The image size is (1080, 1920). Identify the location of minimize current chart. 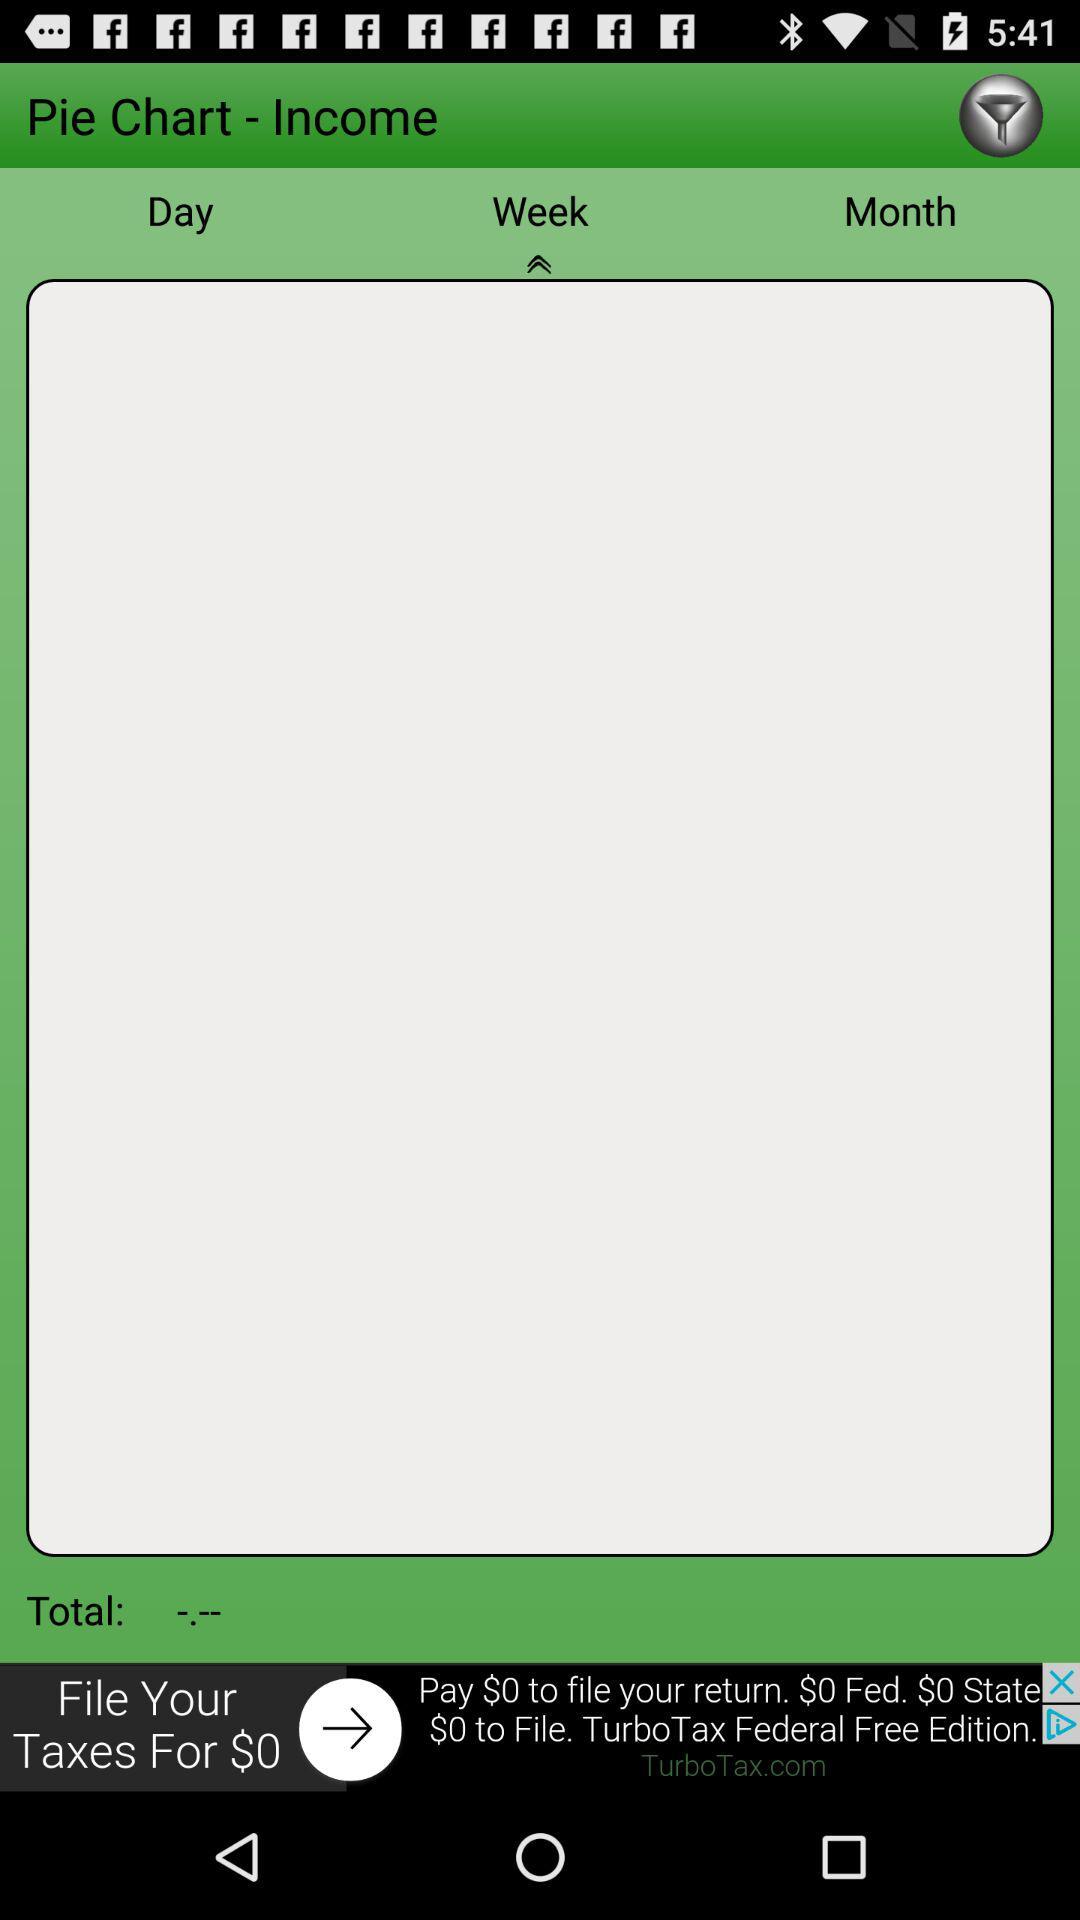
(540, 274).